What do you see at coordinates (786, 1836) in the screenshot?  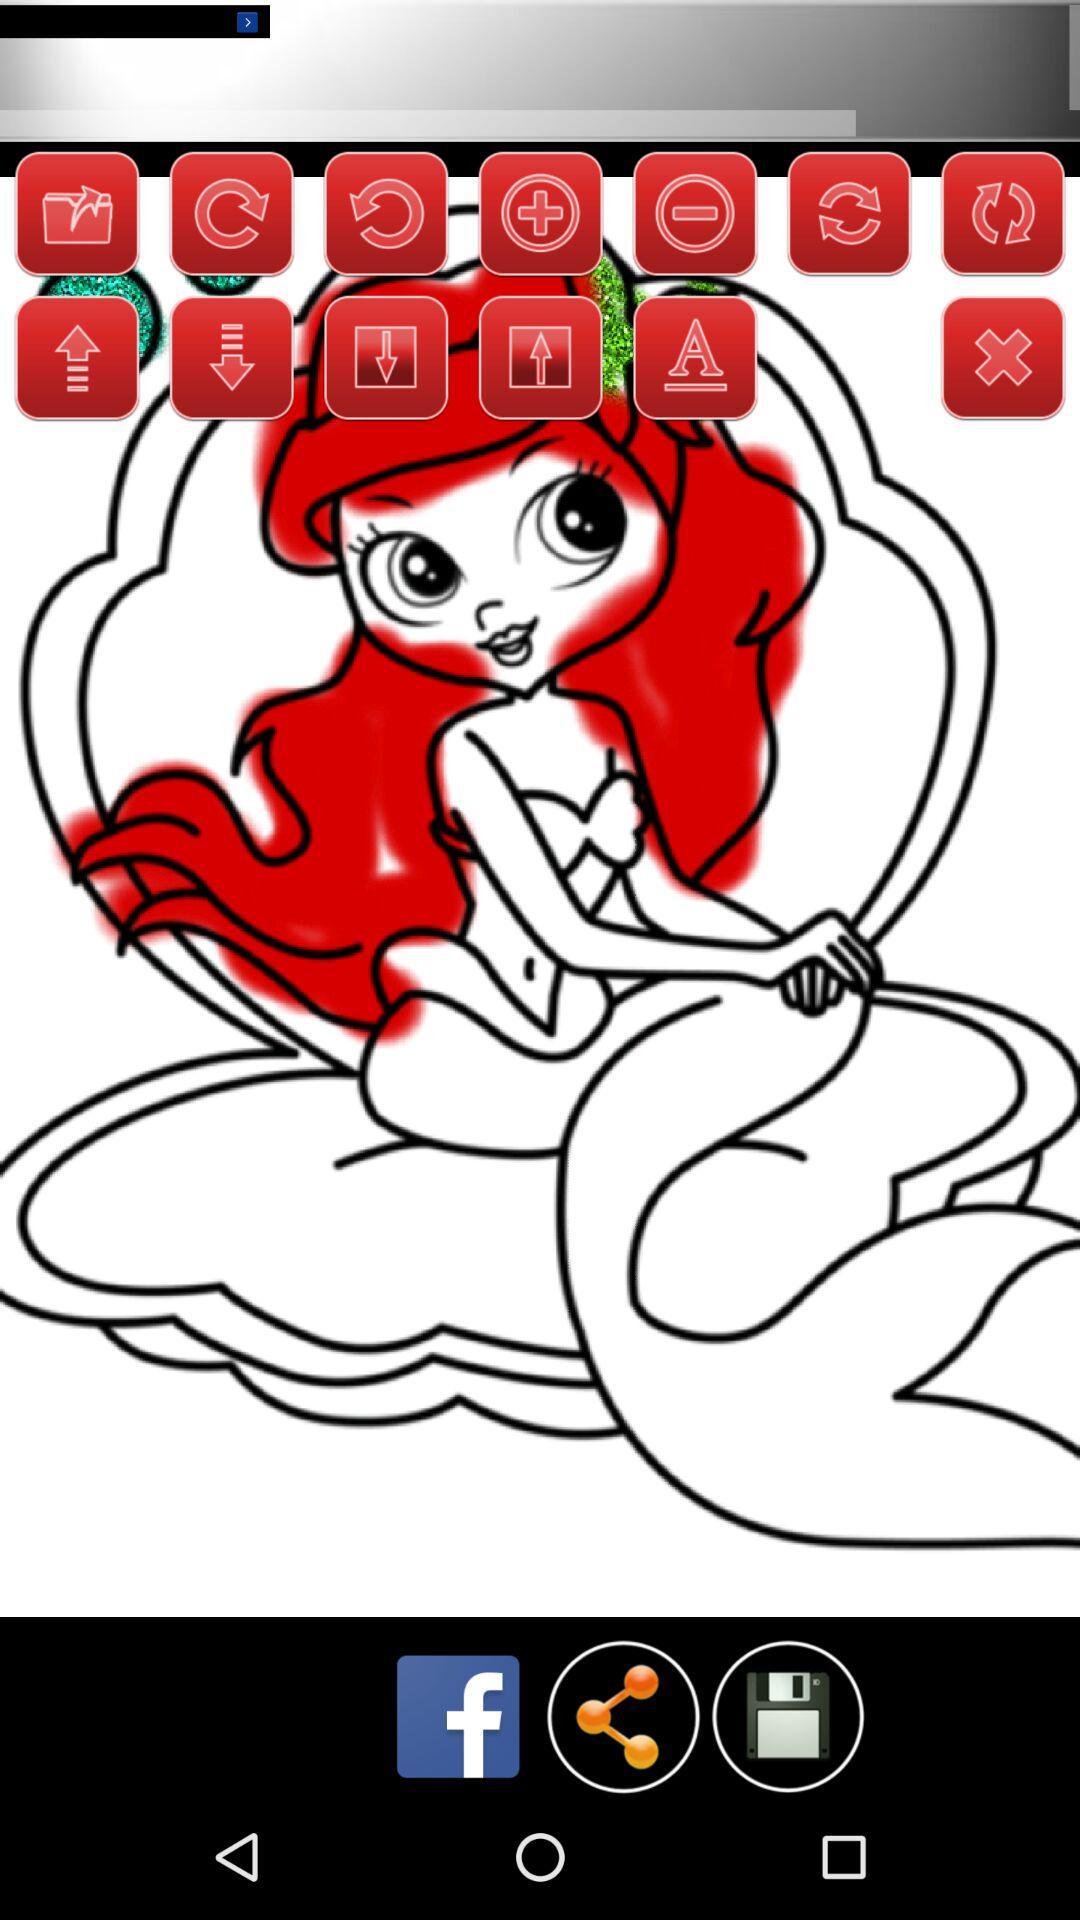 I see `the save icon` at bounding box center [786, 1836].